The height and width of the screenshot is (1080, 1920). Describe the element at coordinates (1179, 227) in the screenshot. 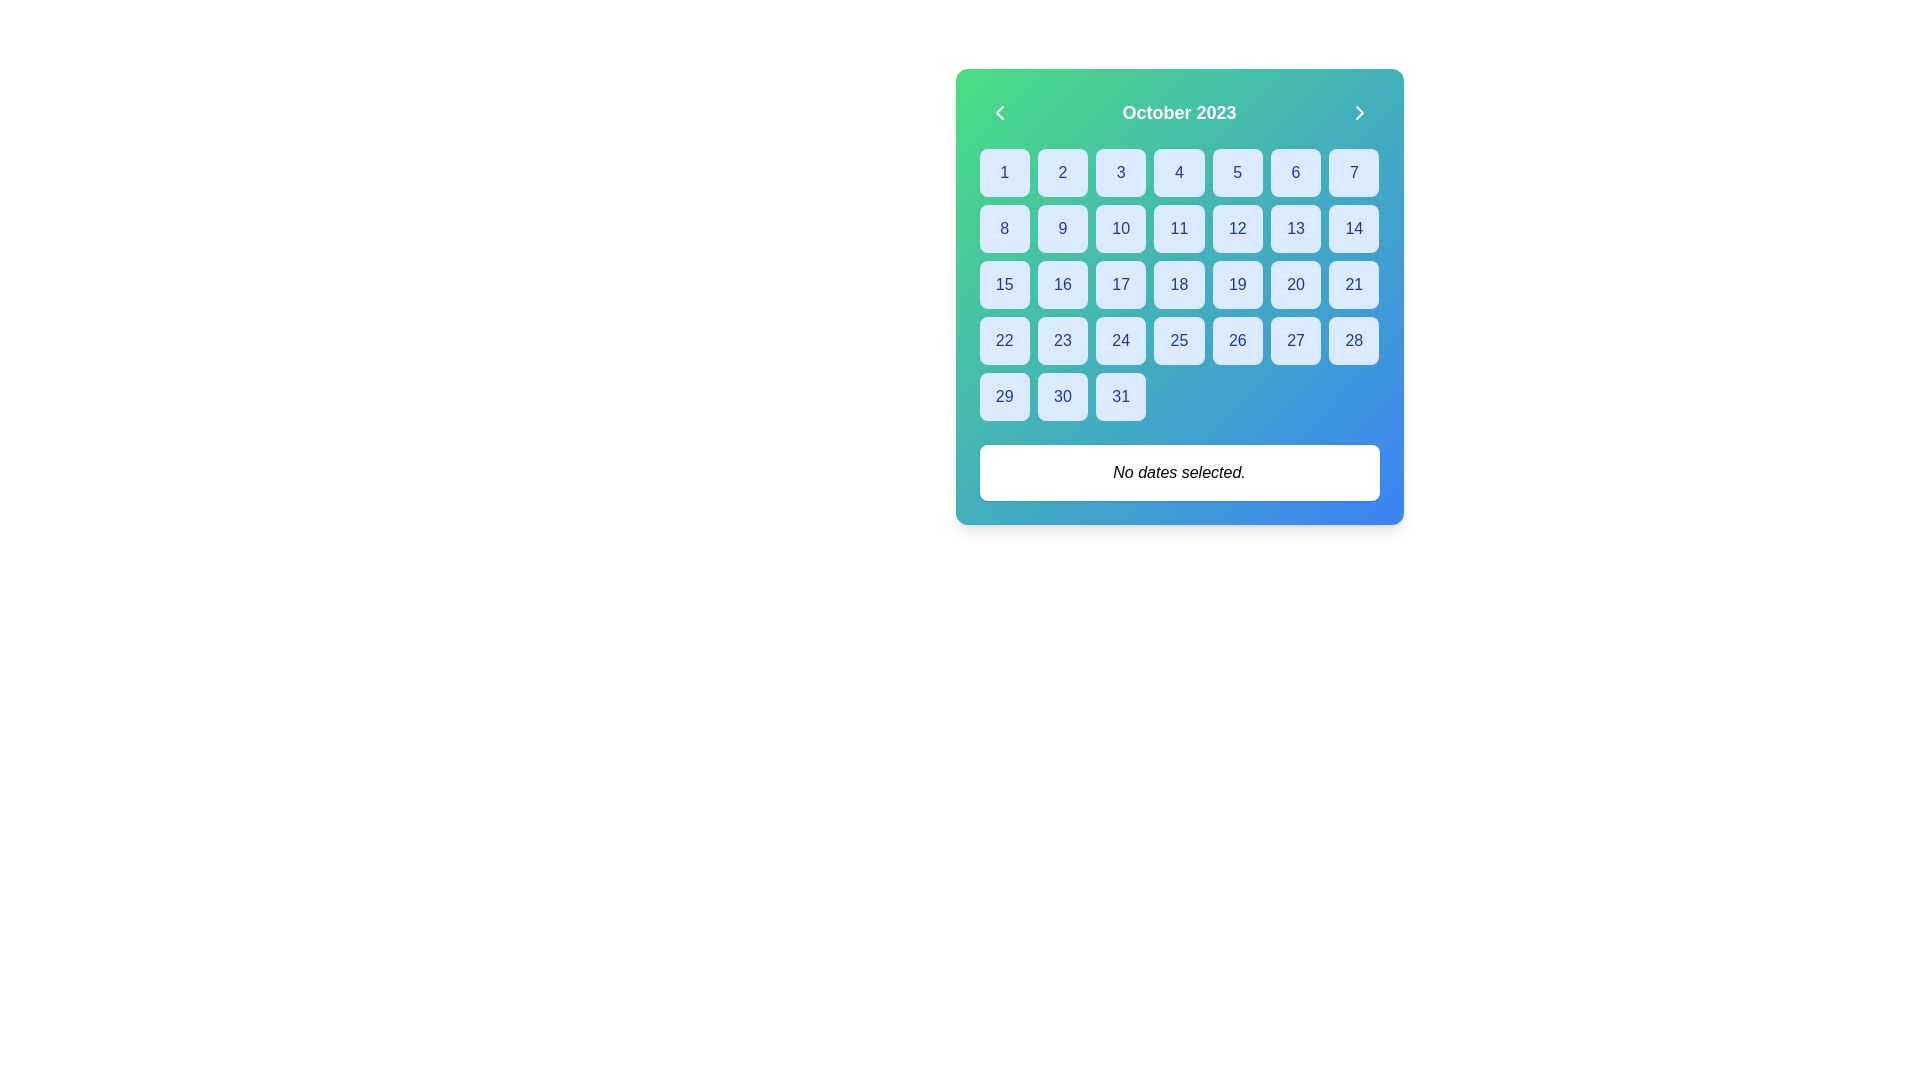

I see `the button representing the 11th day in the calendar interface located in the fourth column and second row of the grid layout` at that location.